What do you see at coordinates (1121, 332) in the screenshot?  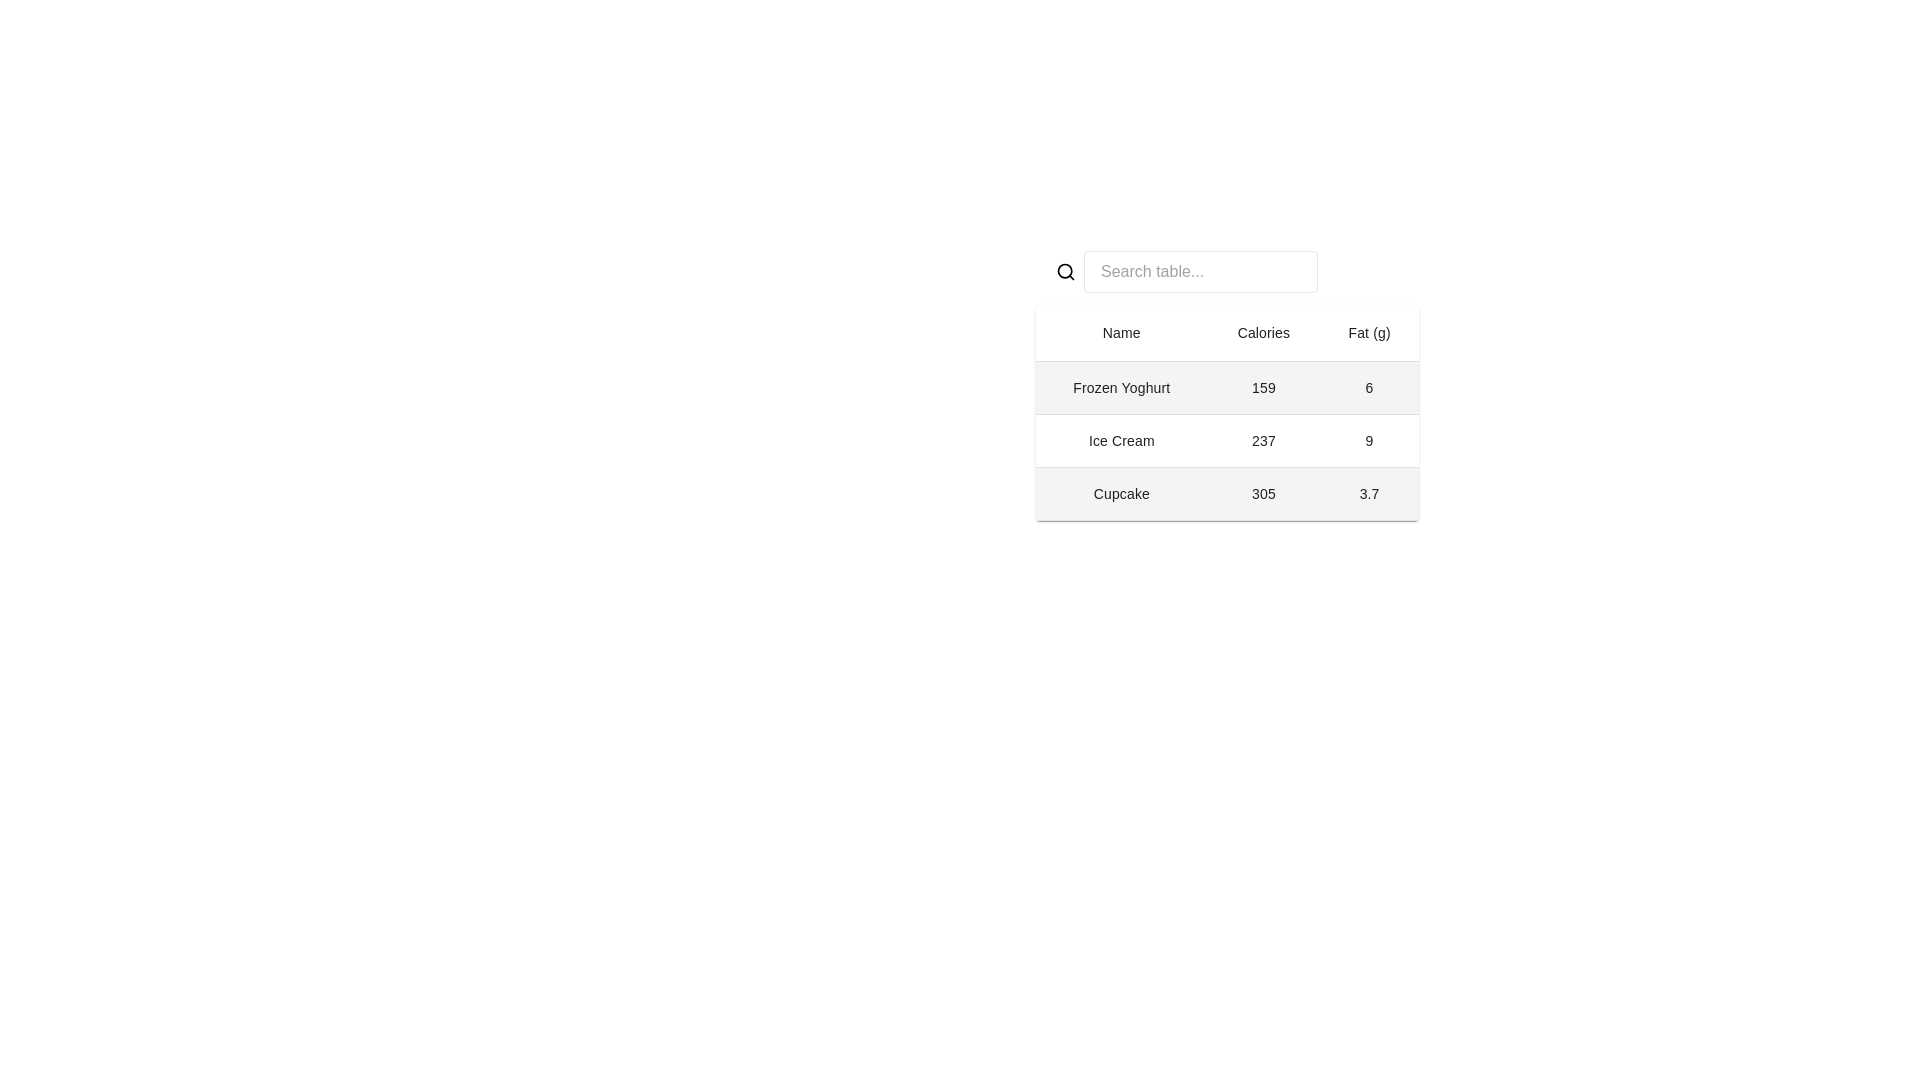 I see `the 'Name' header cell in the table to sort the column` at bounding box center [1121, 332].